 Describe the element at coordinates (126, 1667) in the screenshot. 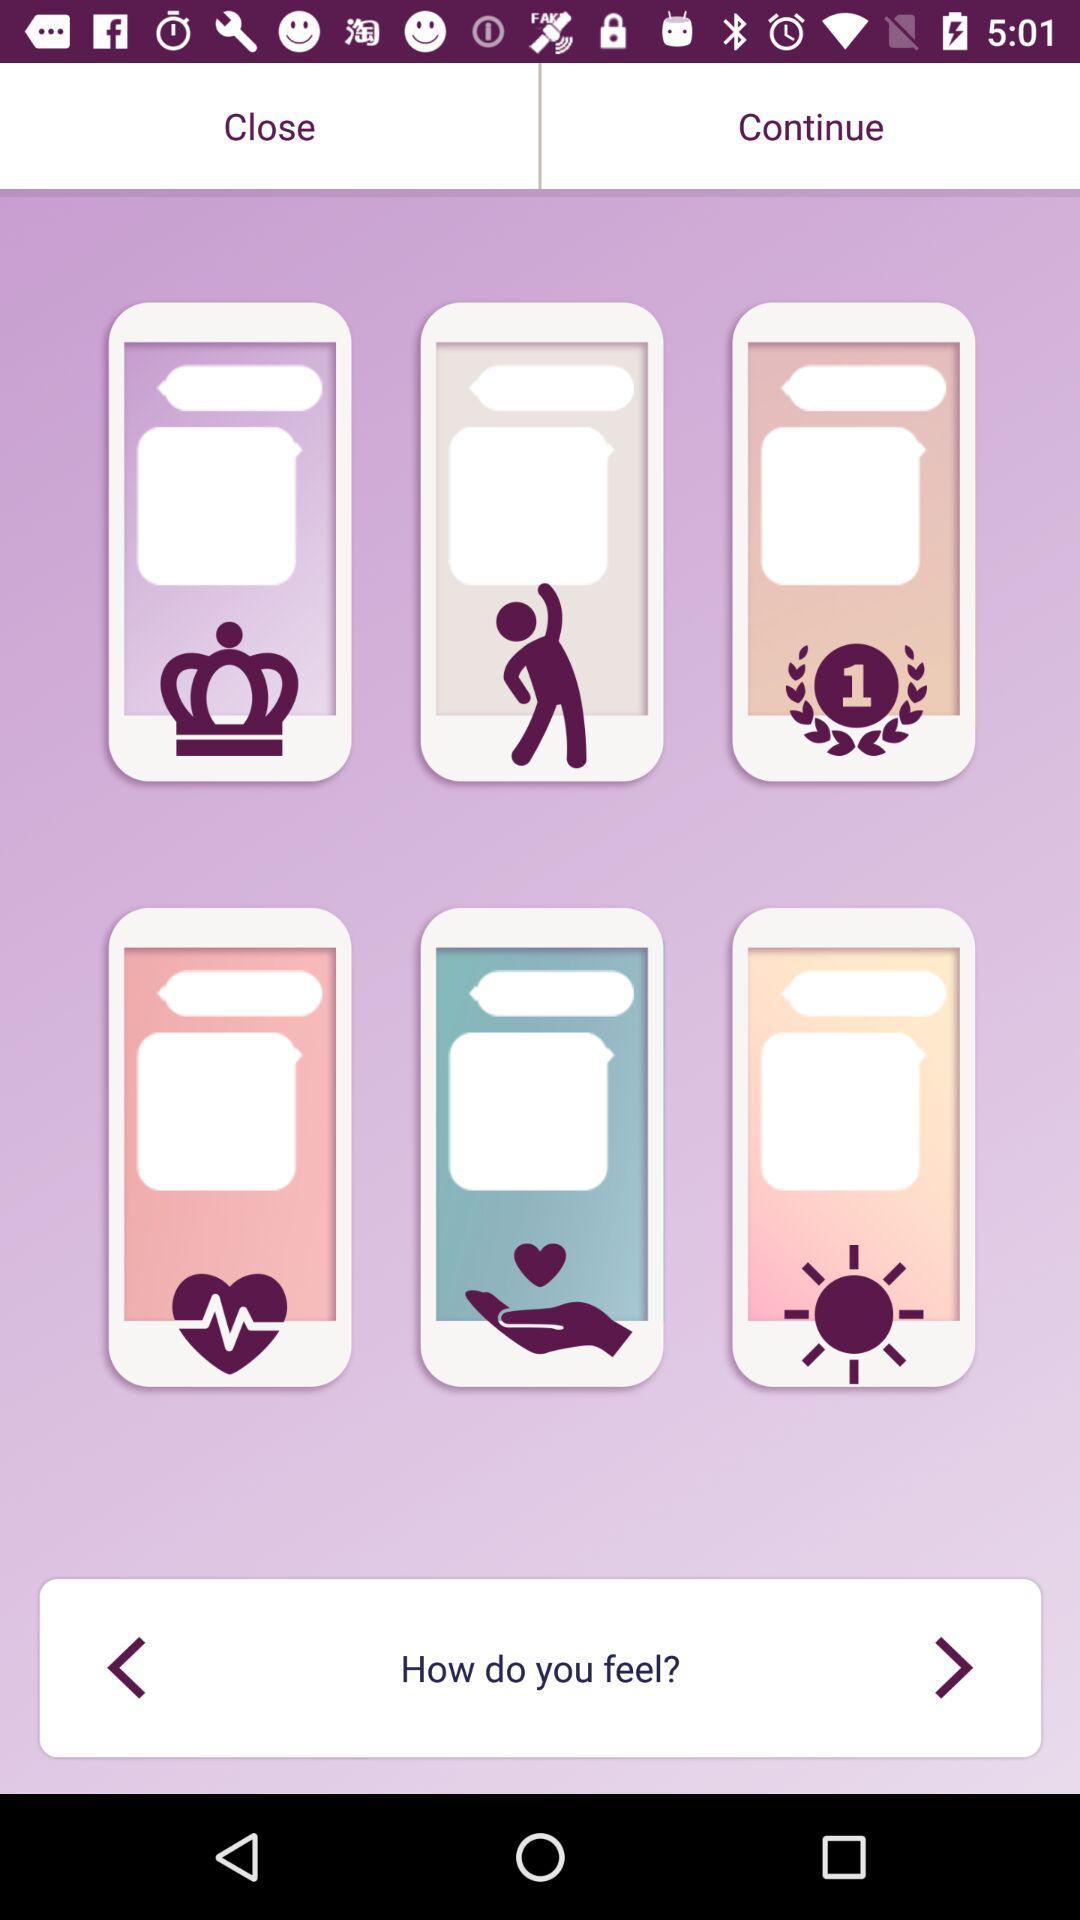

I see `the arrow_backward icon` at that location.